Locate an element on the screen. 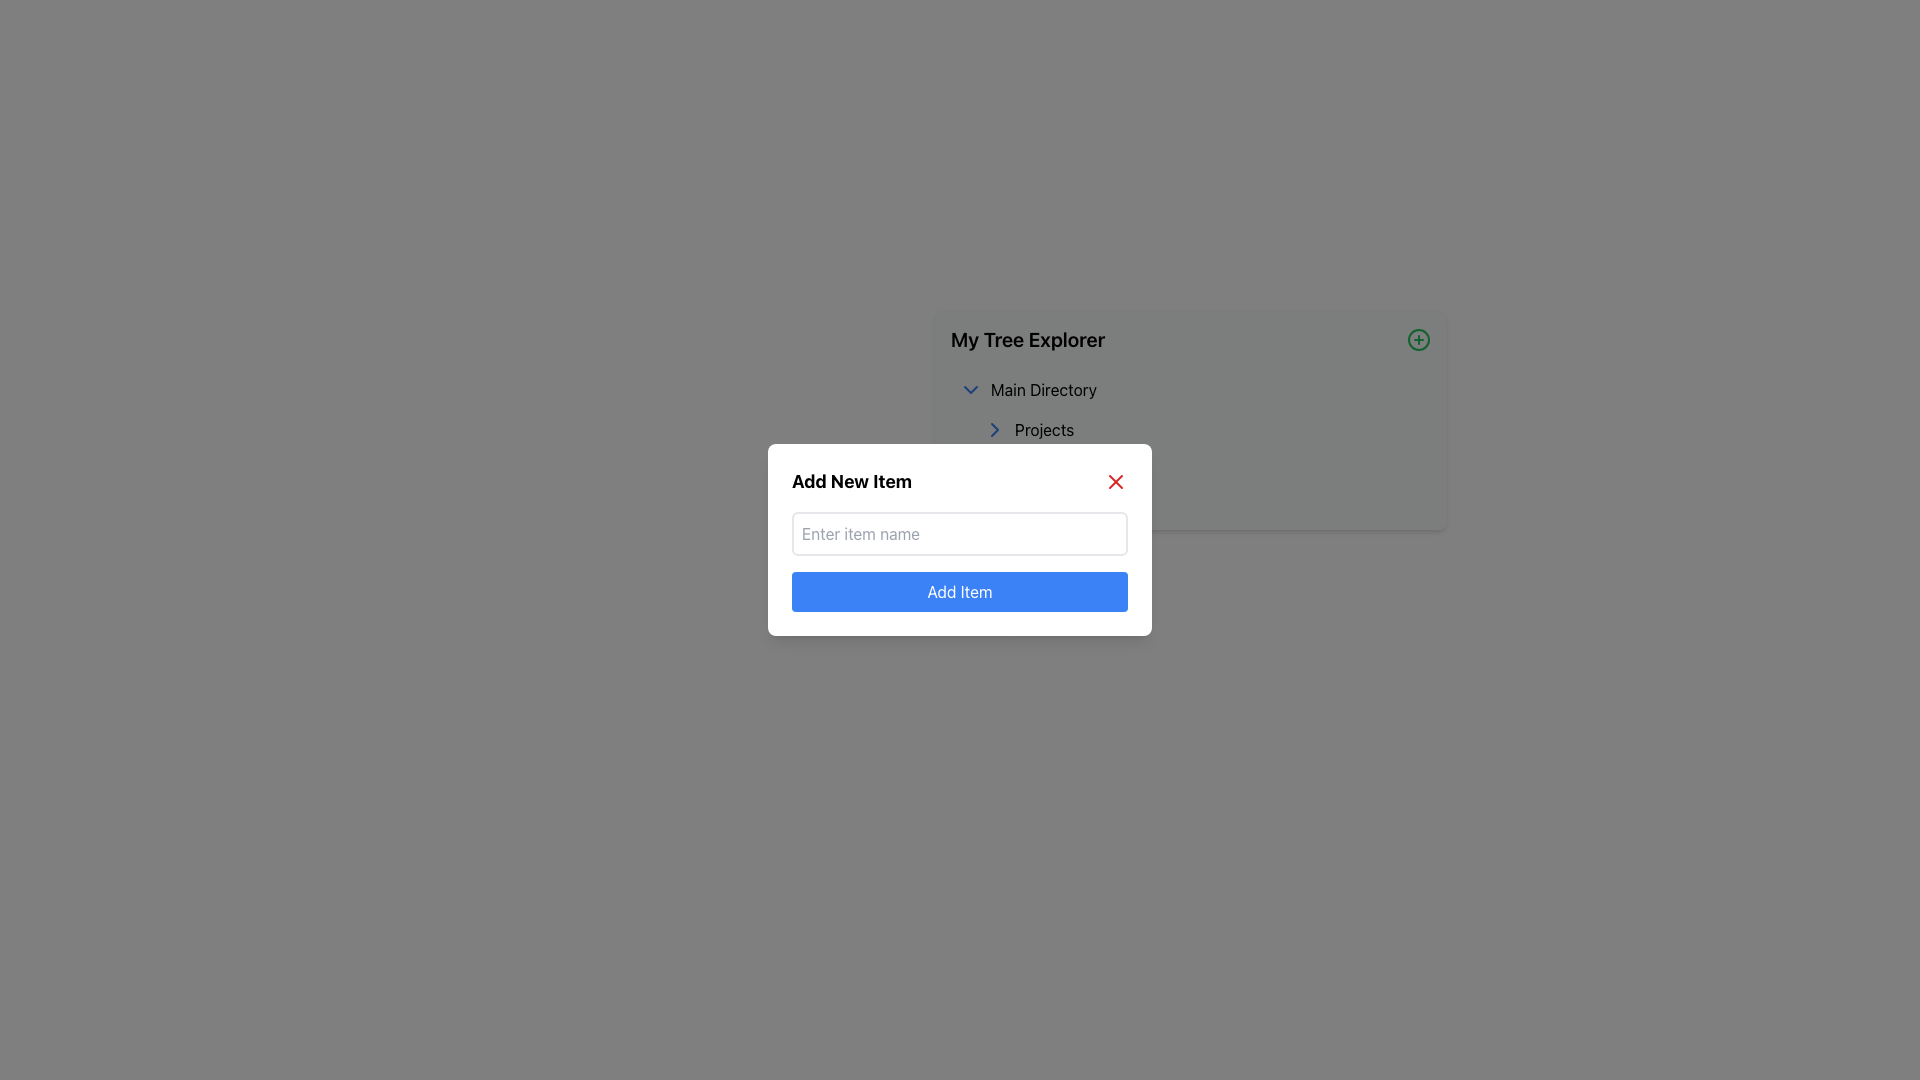 The height and width of the screenshot is (1080, 1920). the 'Main Directory' text label in the tree view, which is located above the 'Projects' entry and next to a chevron icon is located at coordinates (1042, 389).